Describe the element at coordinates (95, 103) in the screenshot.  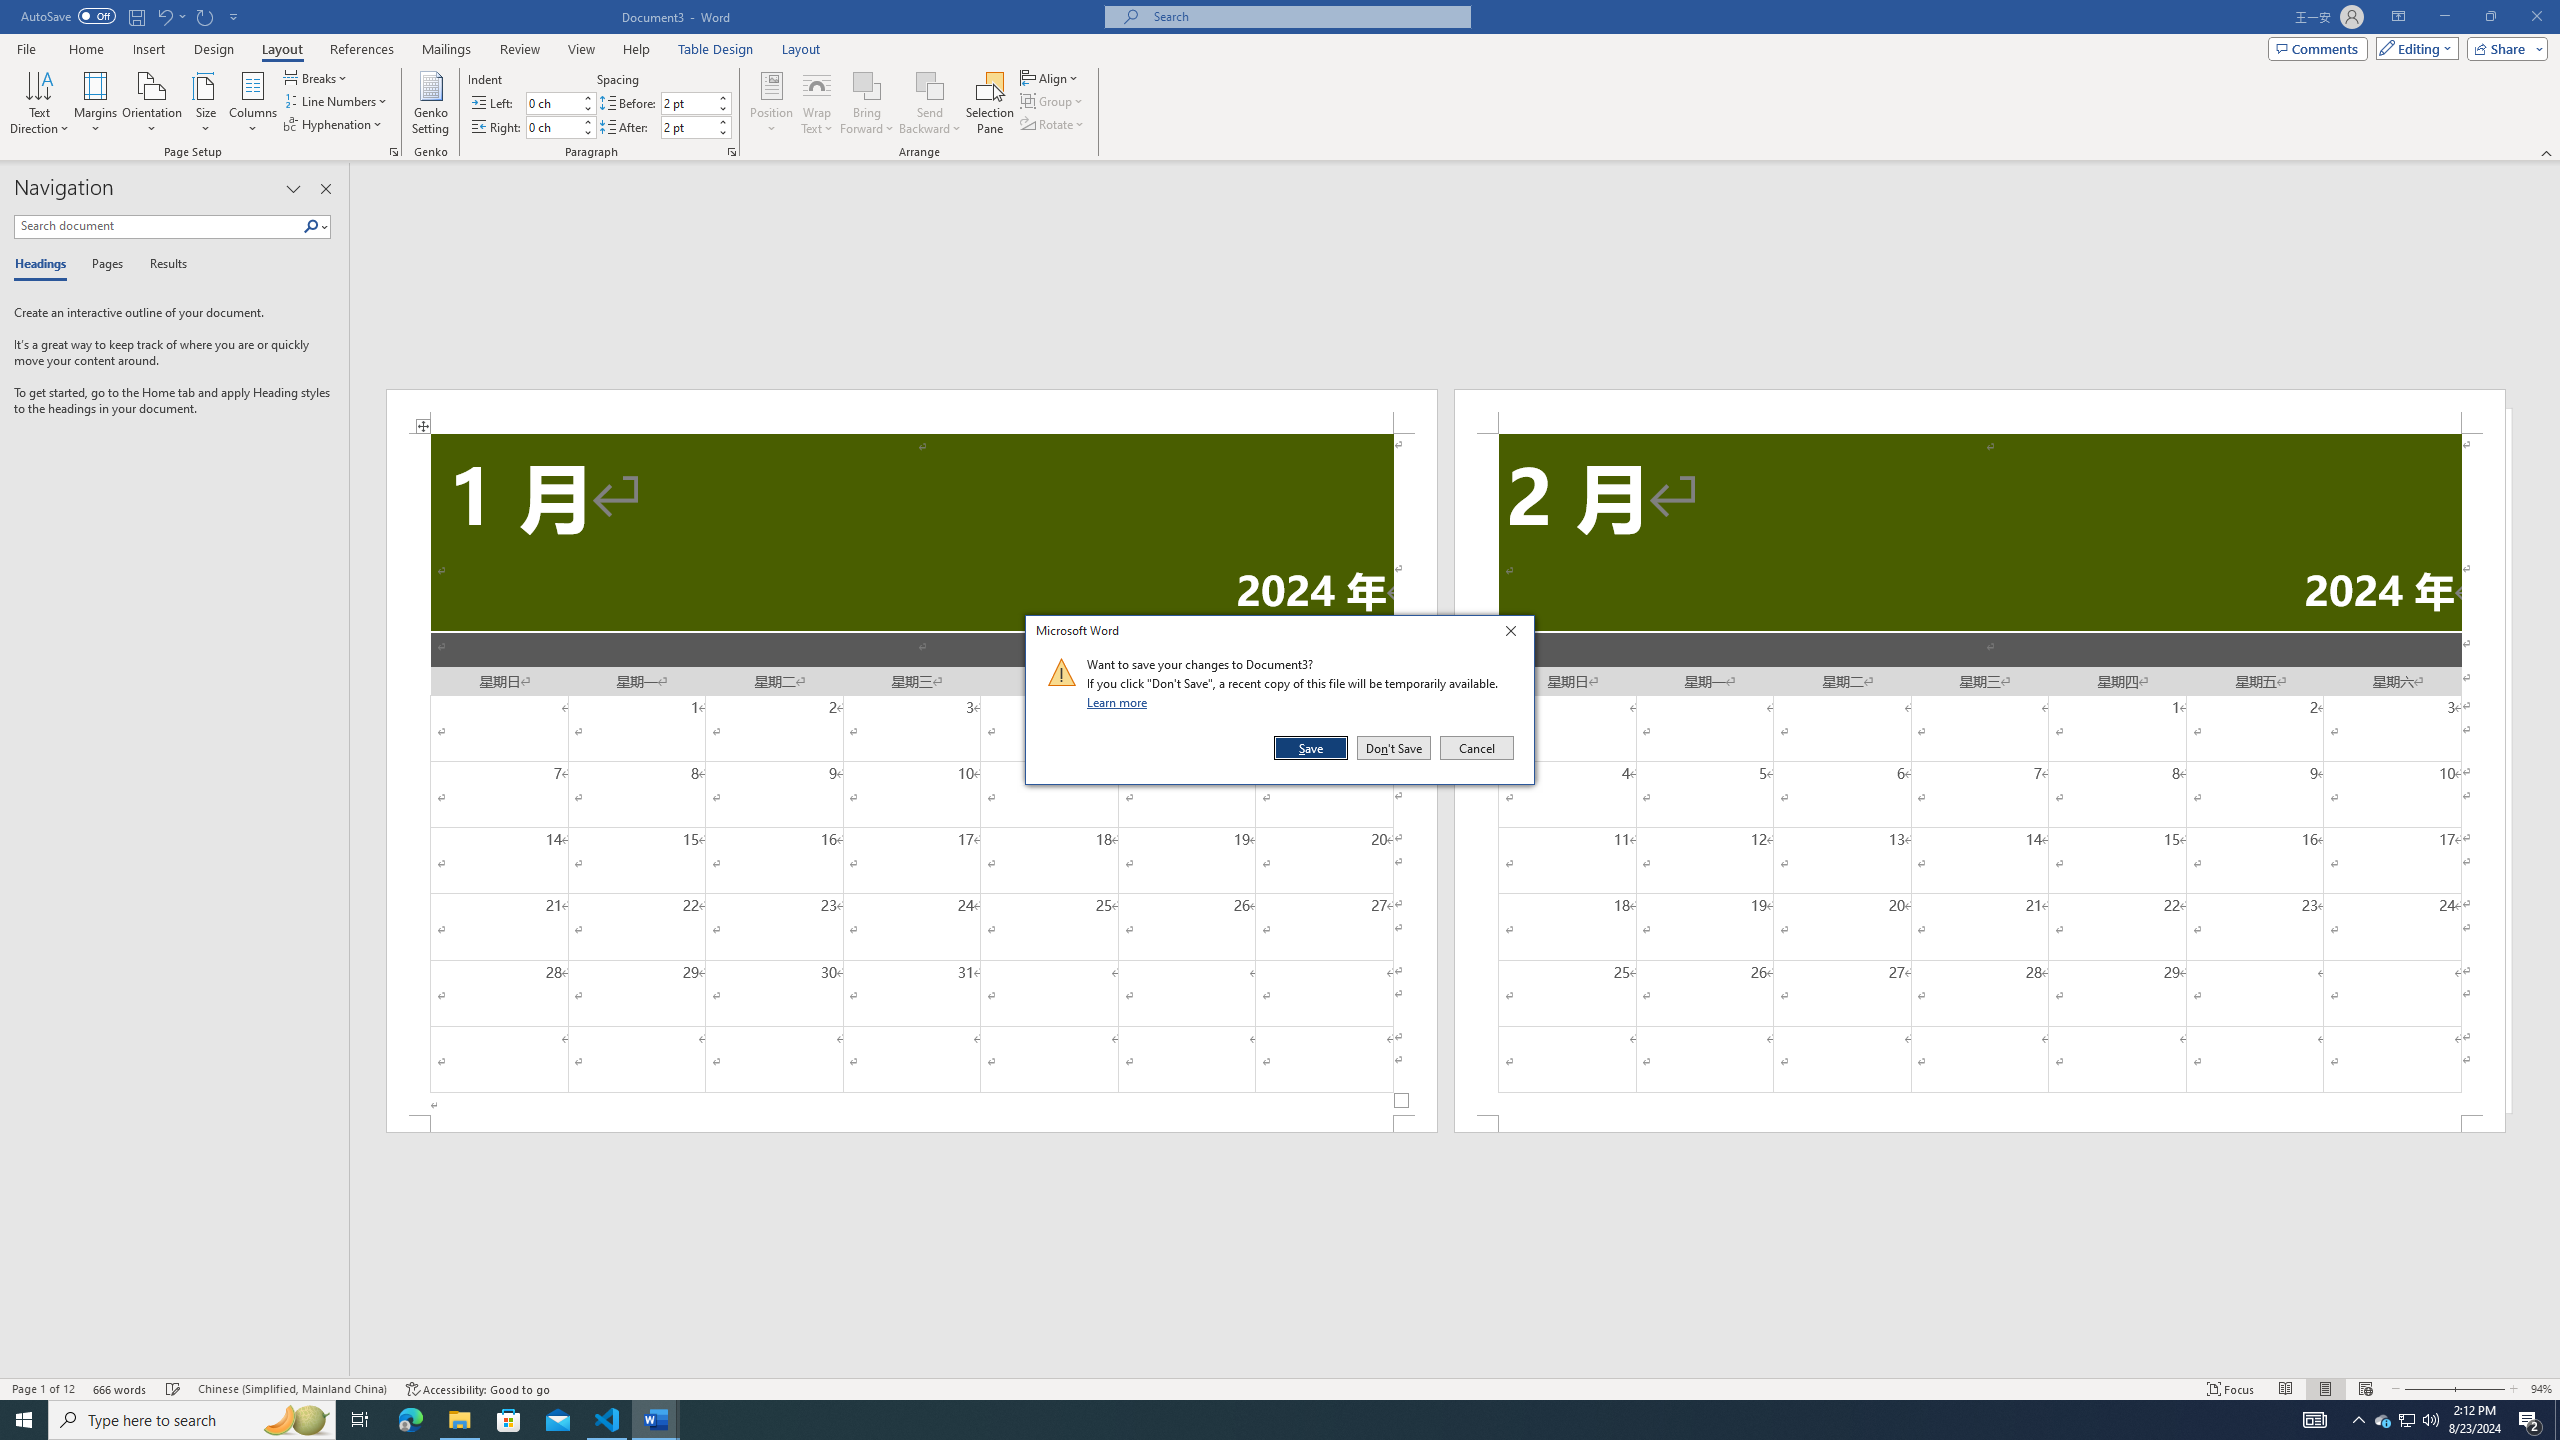
I see `'Margins'` at that location.